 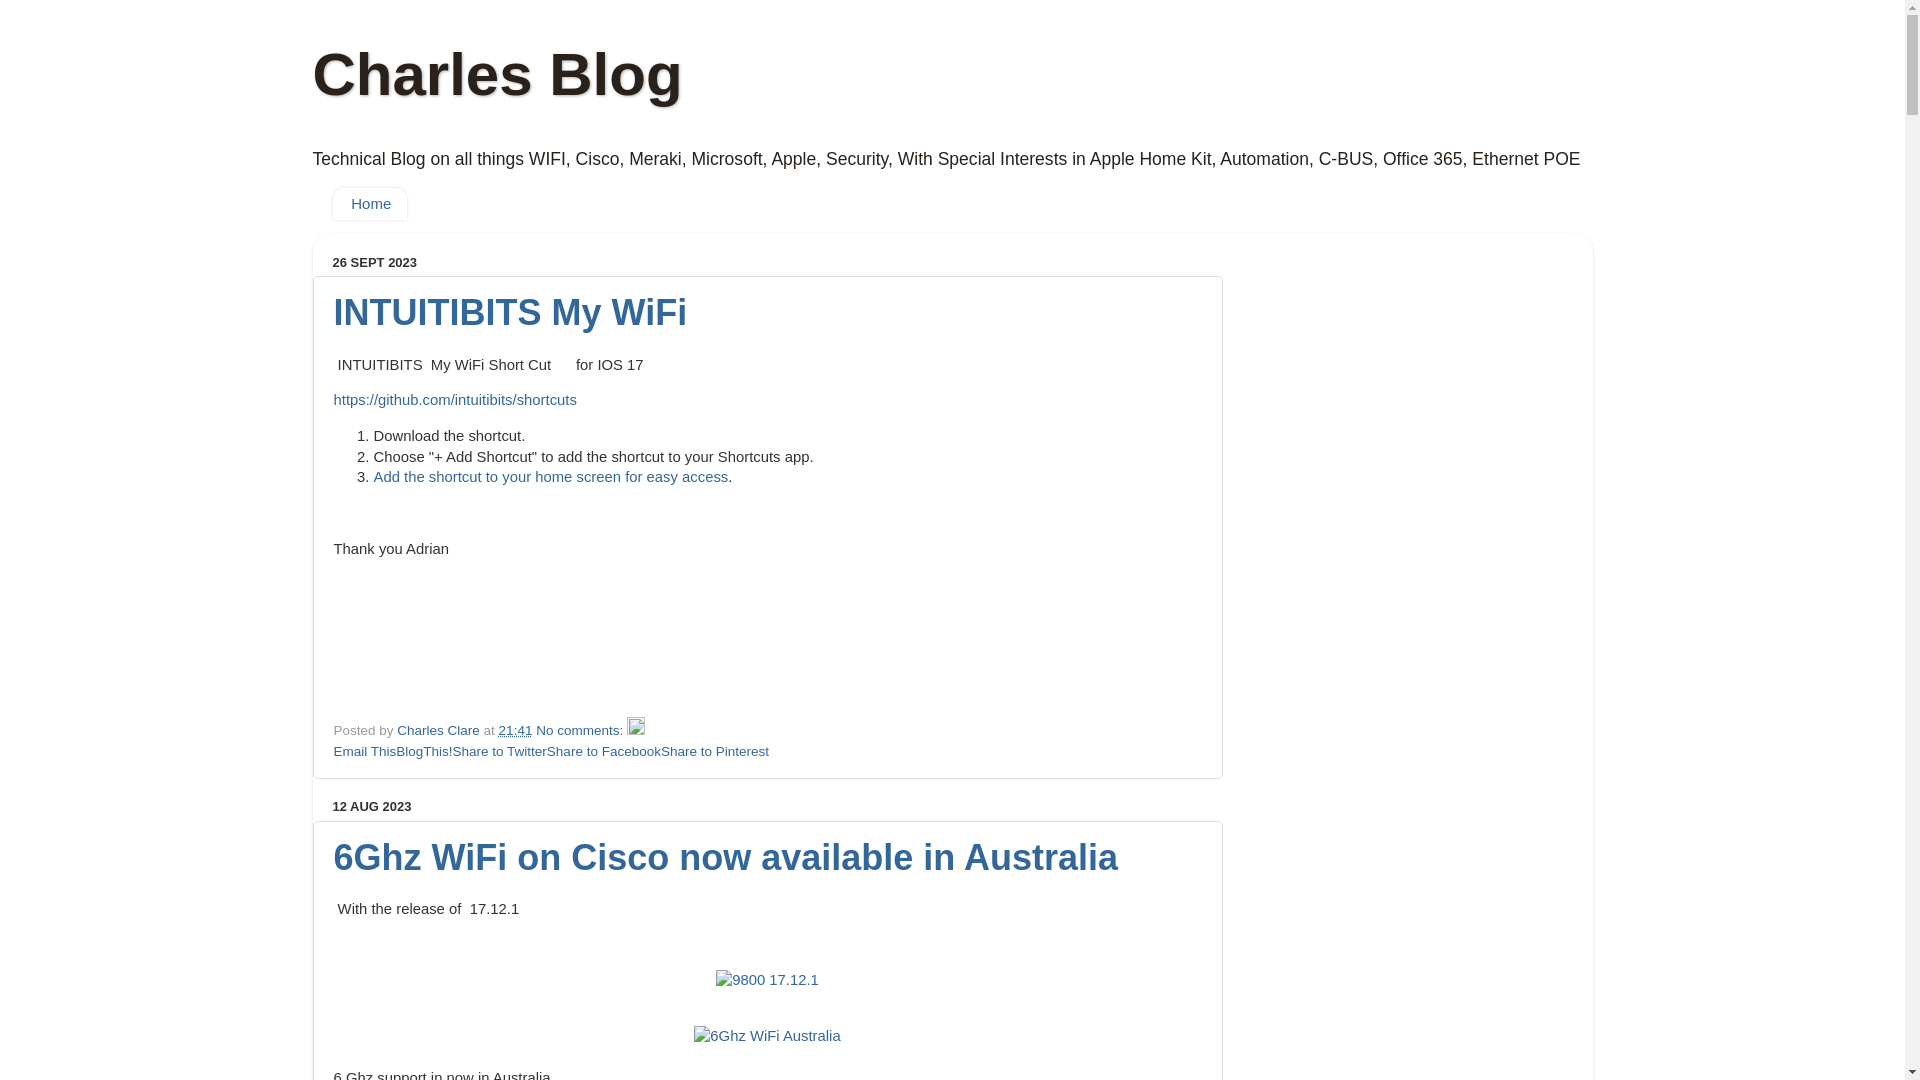 What do you see at coordinates (634, 730) in the screenshot?
I see `'Edit Post'` at bounding box center [634, 730].